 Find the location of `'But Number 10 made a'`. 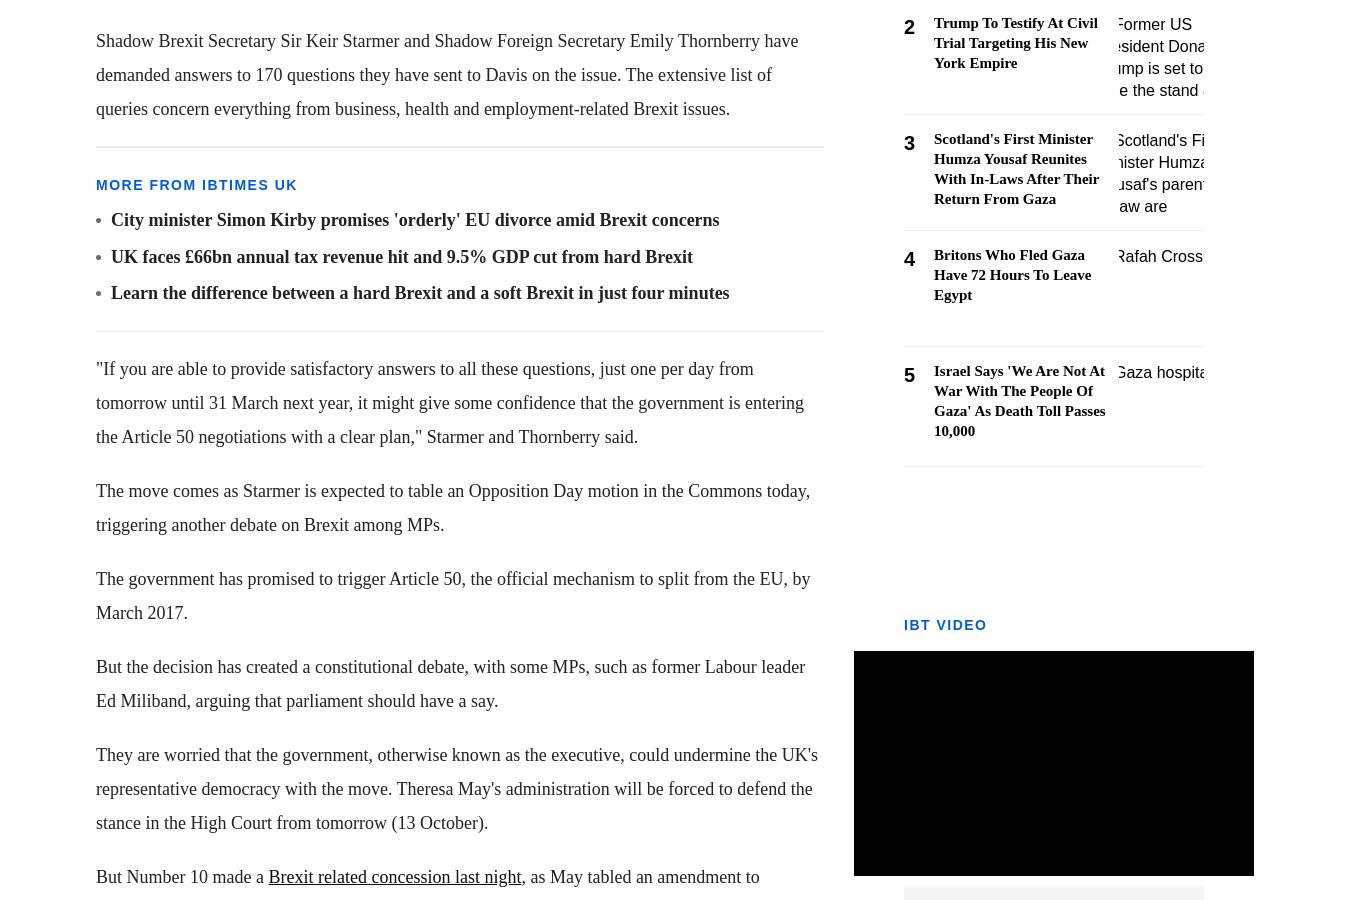

'But Number 10 made a' is located at coordinates (94, 876).